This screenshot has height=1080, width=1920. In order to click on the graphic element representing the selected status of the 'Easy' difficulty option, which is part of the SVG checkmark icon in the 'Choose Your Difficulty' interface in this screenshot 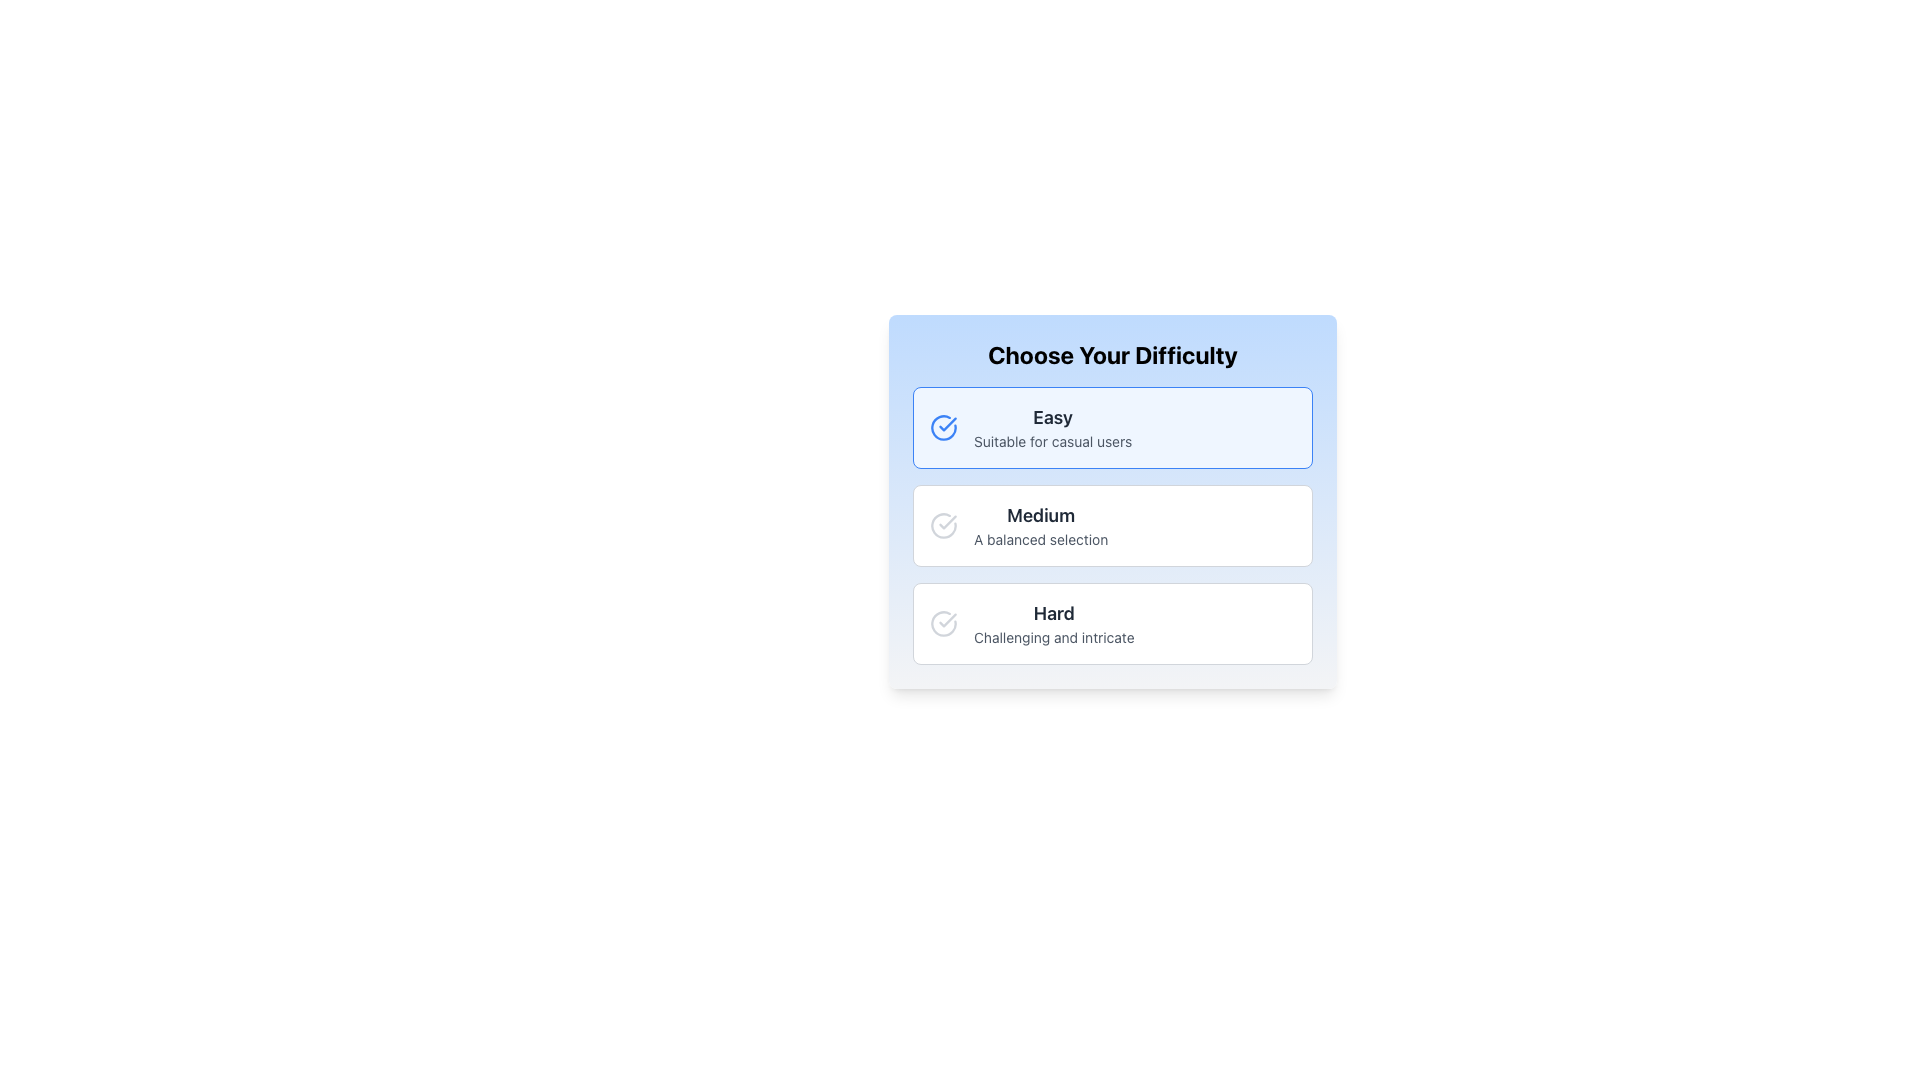, I will do `click(947, 423)`.